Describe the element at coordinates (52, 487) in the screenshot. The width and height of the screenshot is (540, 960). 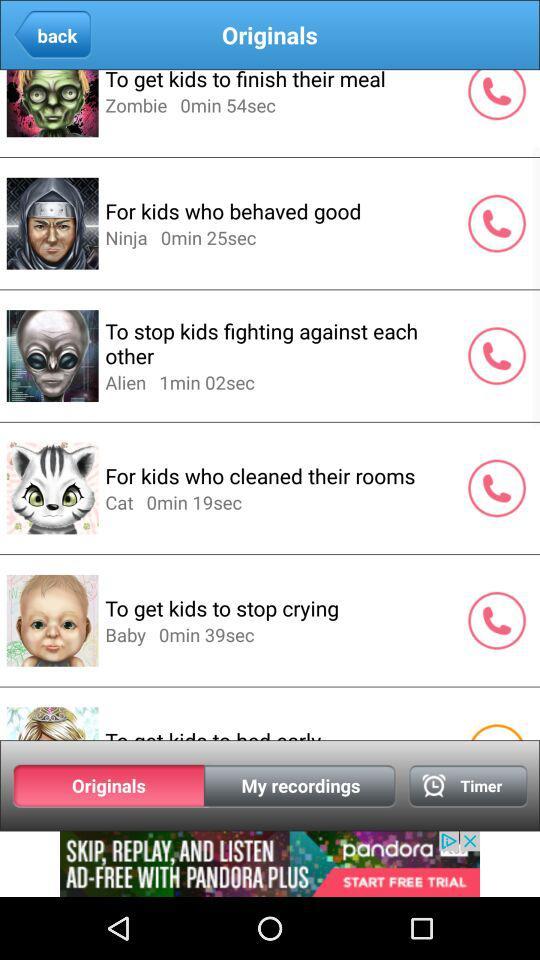
I see `the image beside for kids who cleaned their rooms` at that location.